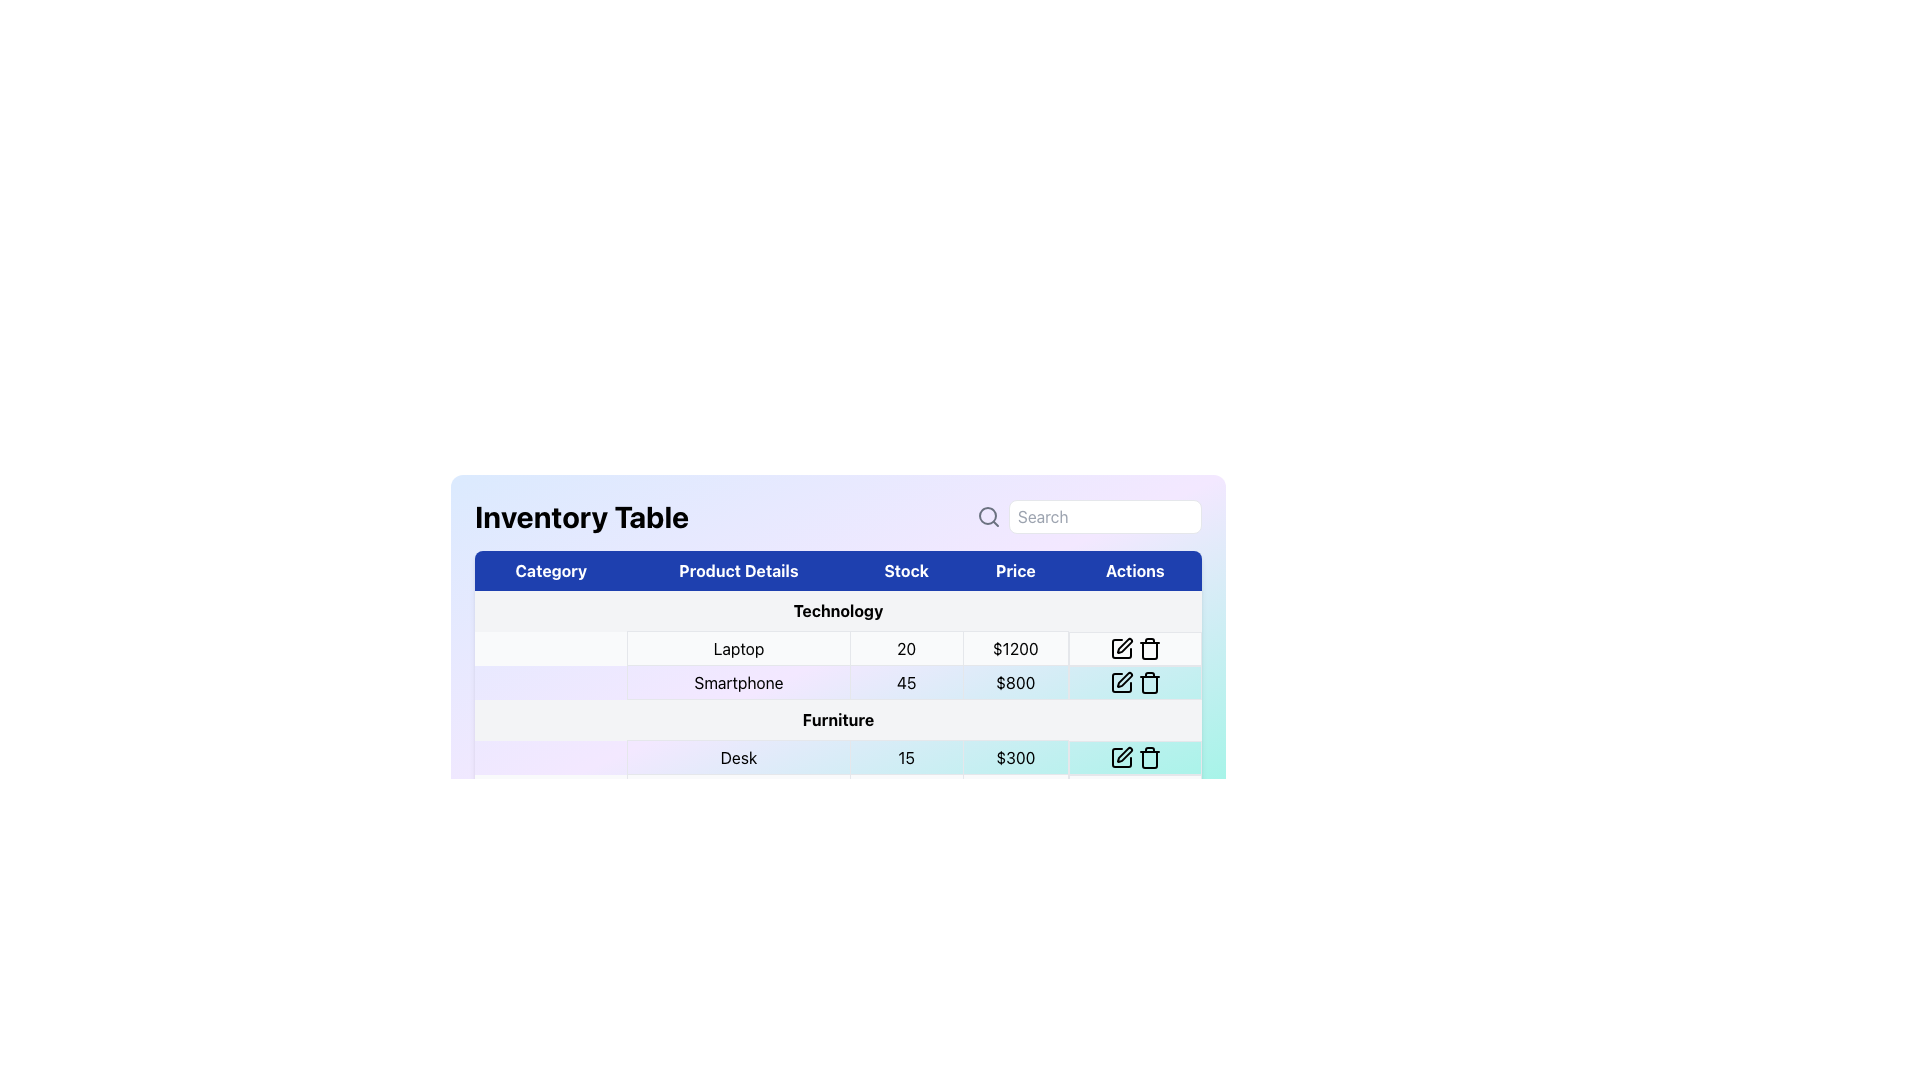  I want to click on the delete button in the last column of the row labeled 'Desk' under the 'Furniture' category, which changes its icon color to red, so click(1149, 757).